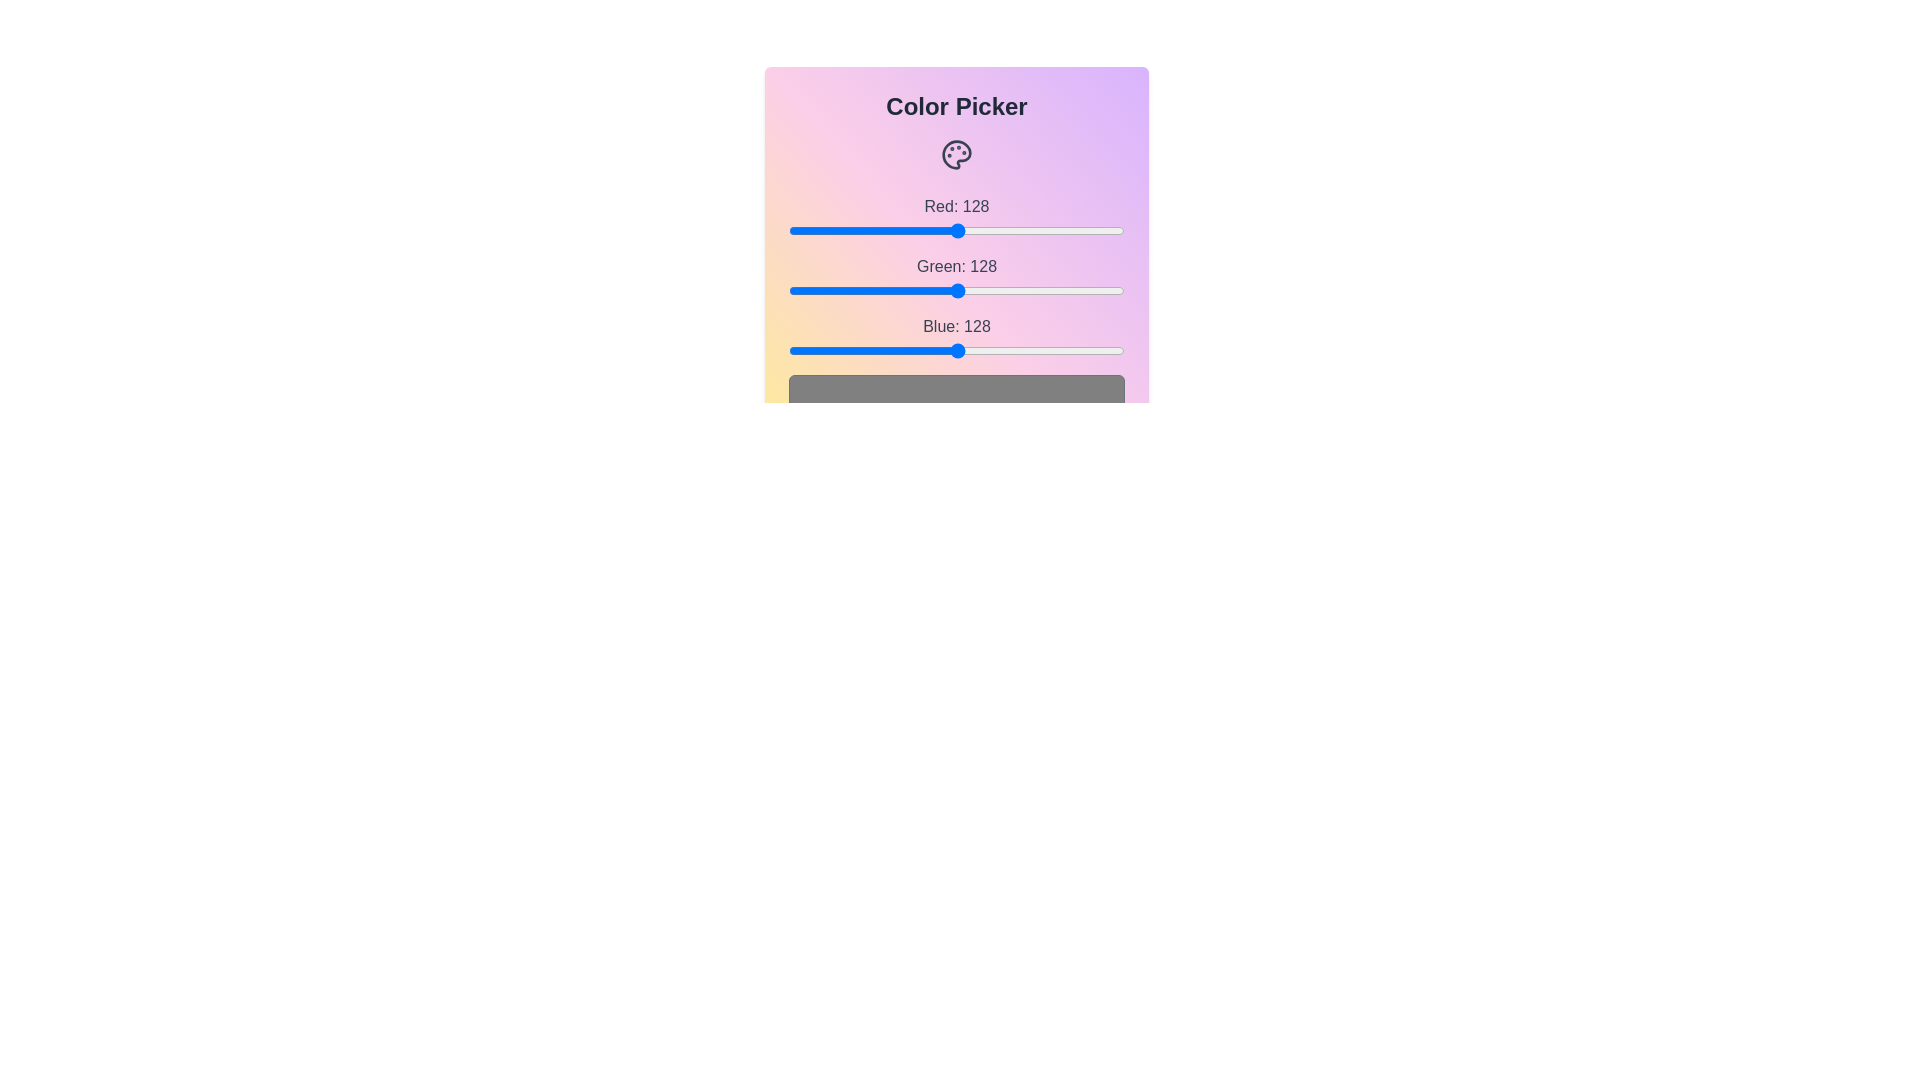 The image size is (1920, 1080). I want to click on the Palette icon to interact with the ColorPicker component, so click(955, 153).